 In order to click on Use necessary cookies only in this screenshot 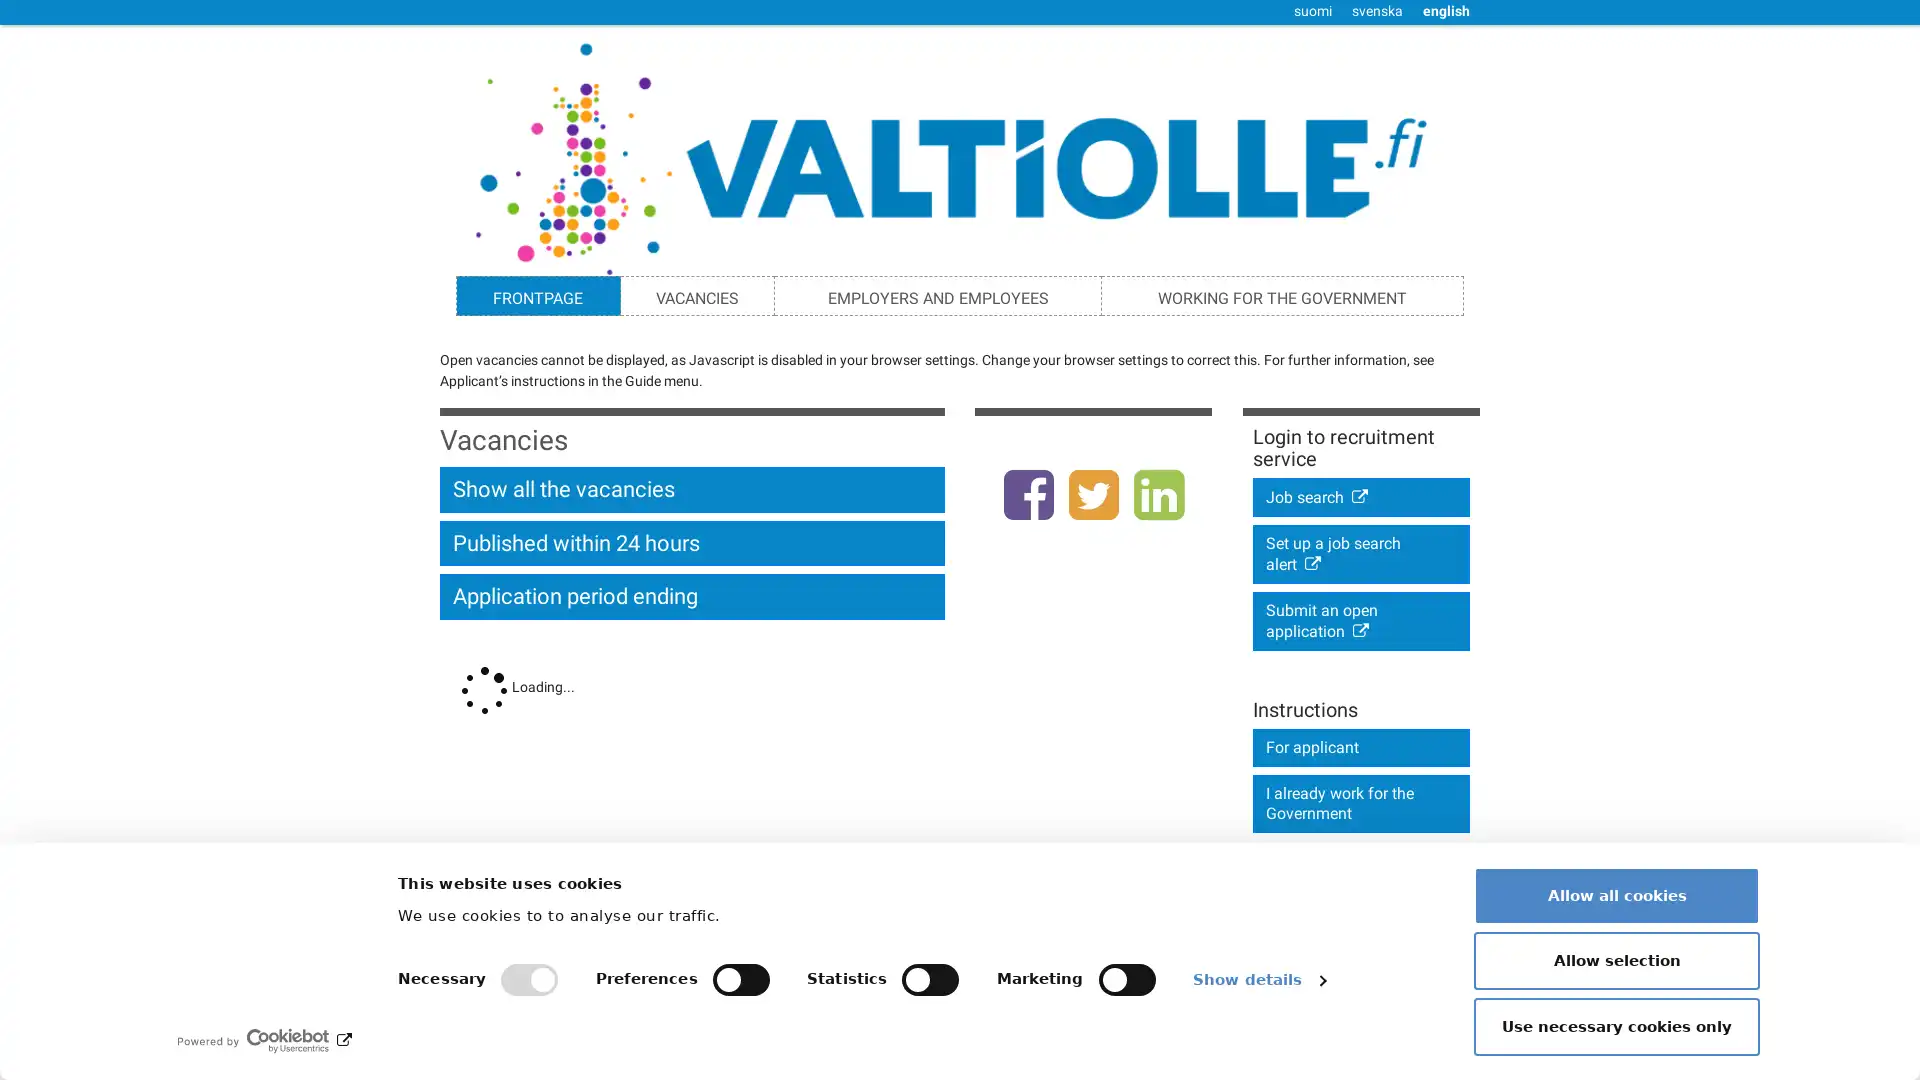, I will do `click(1617, 1026)`.